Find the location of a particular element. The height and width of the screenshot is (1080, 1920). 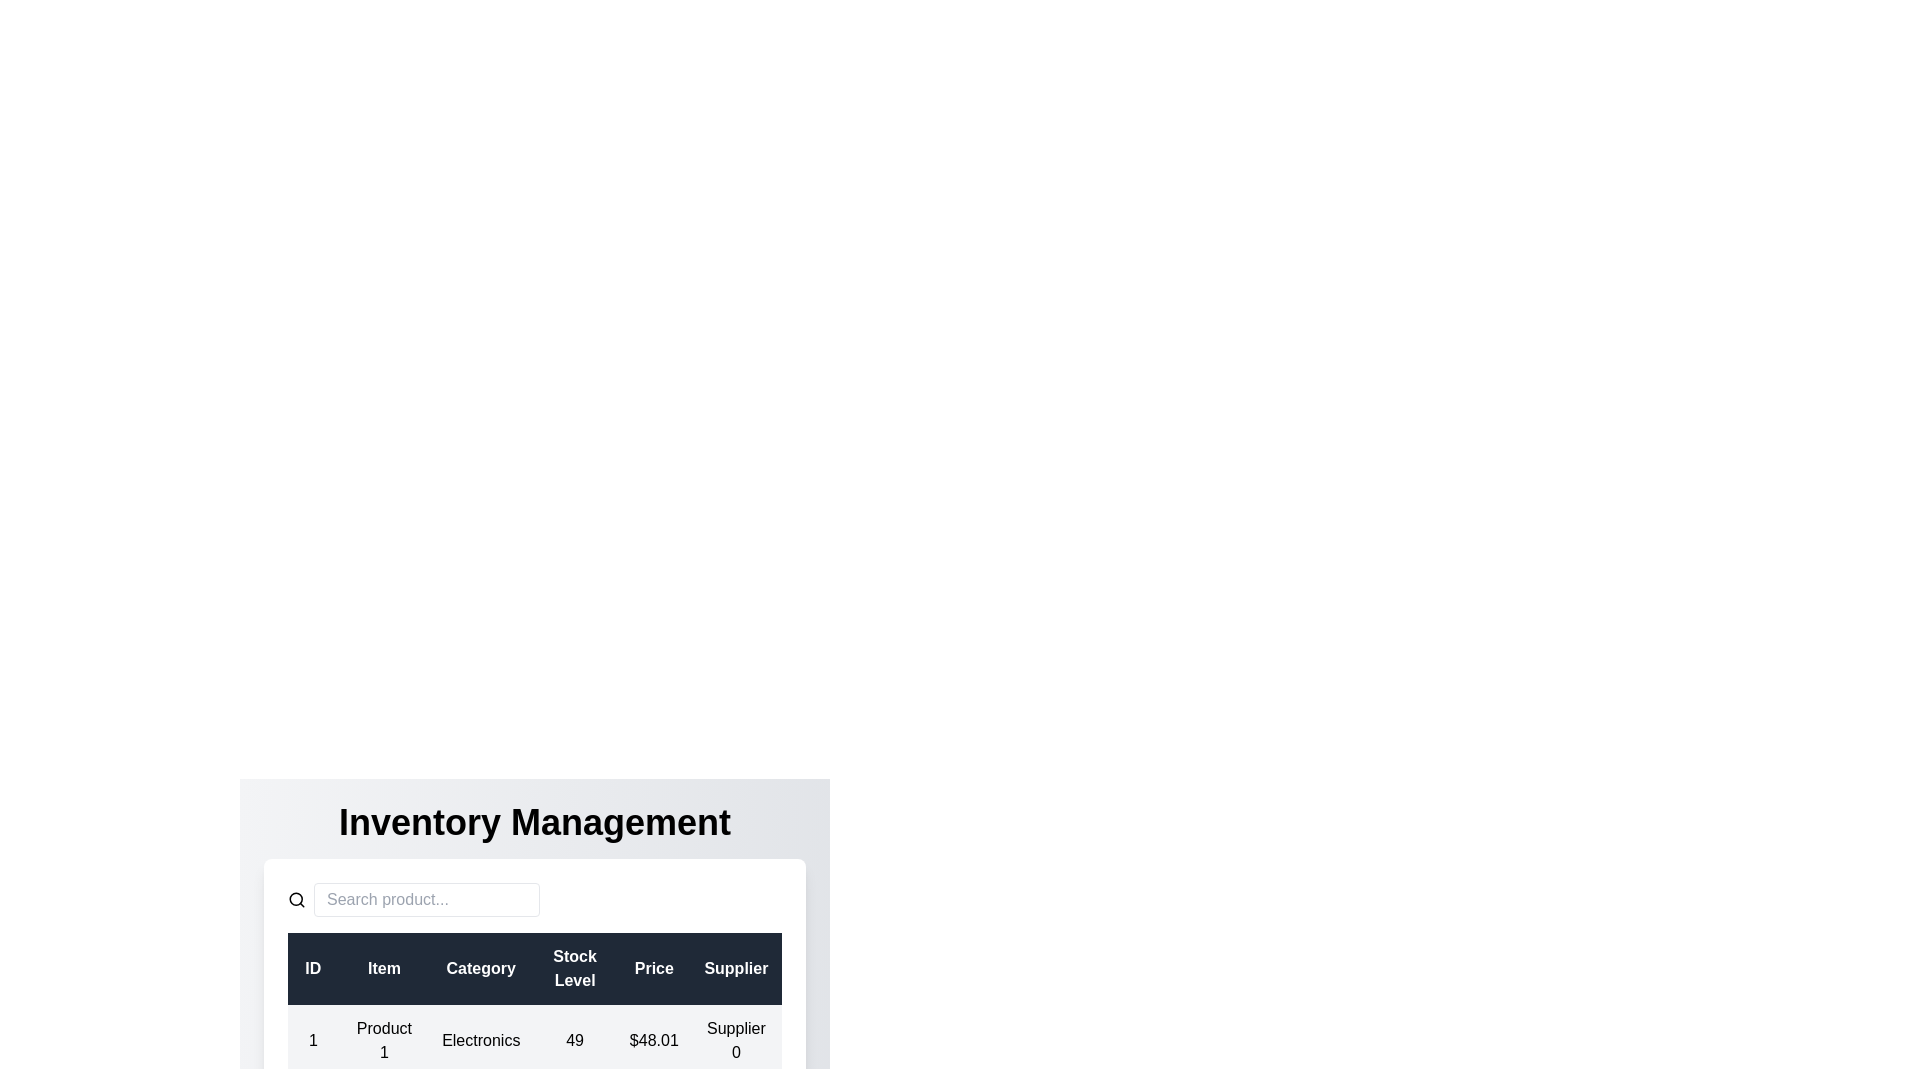

the column header Price to sort the data by that column is located at coordinates (653, 967).